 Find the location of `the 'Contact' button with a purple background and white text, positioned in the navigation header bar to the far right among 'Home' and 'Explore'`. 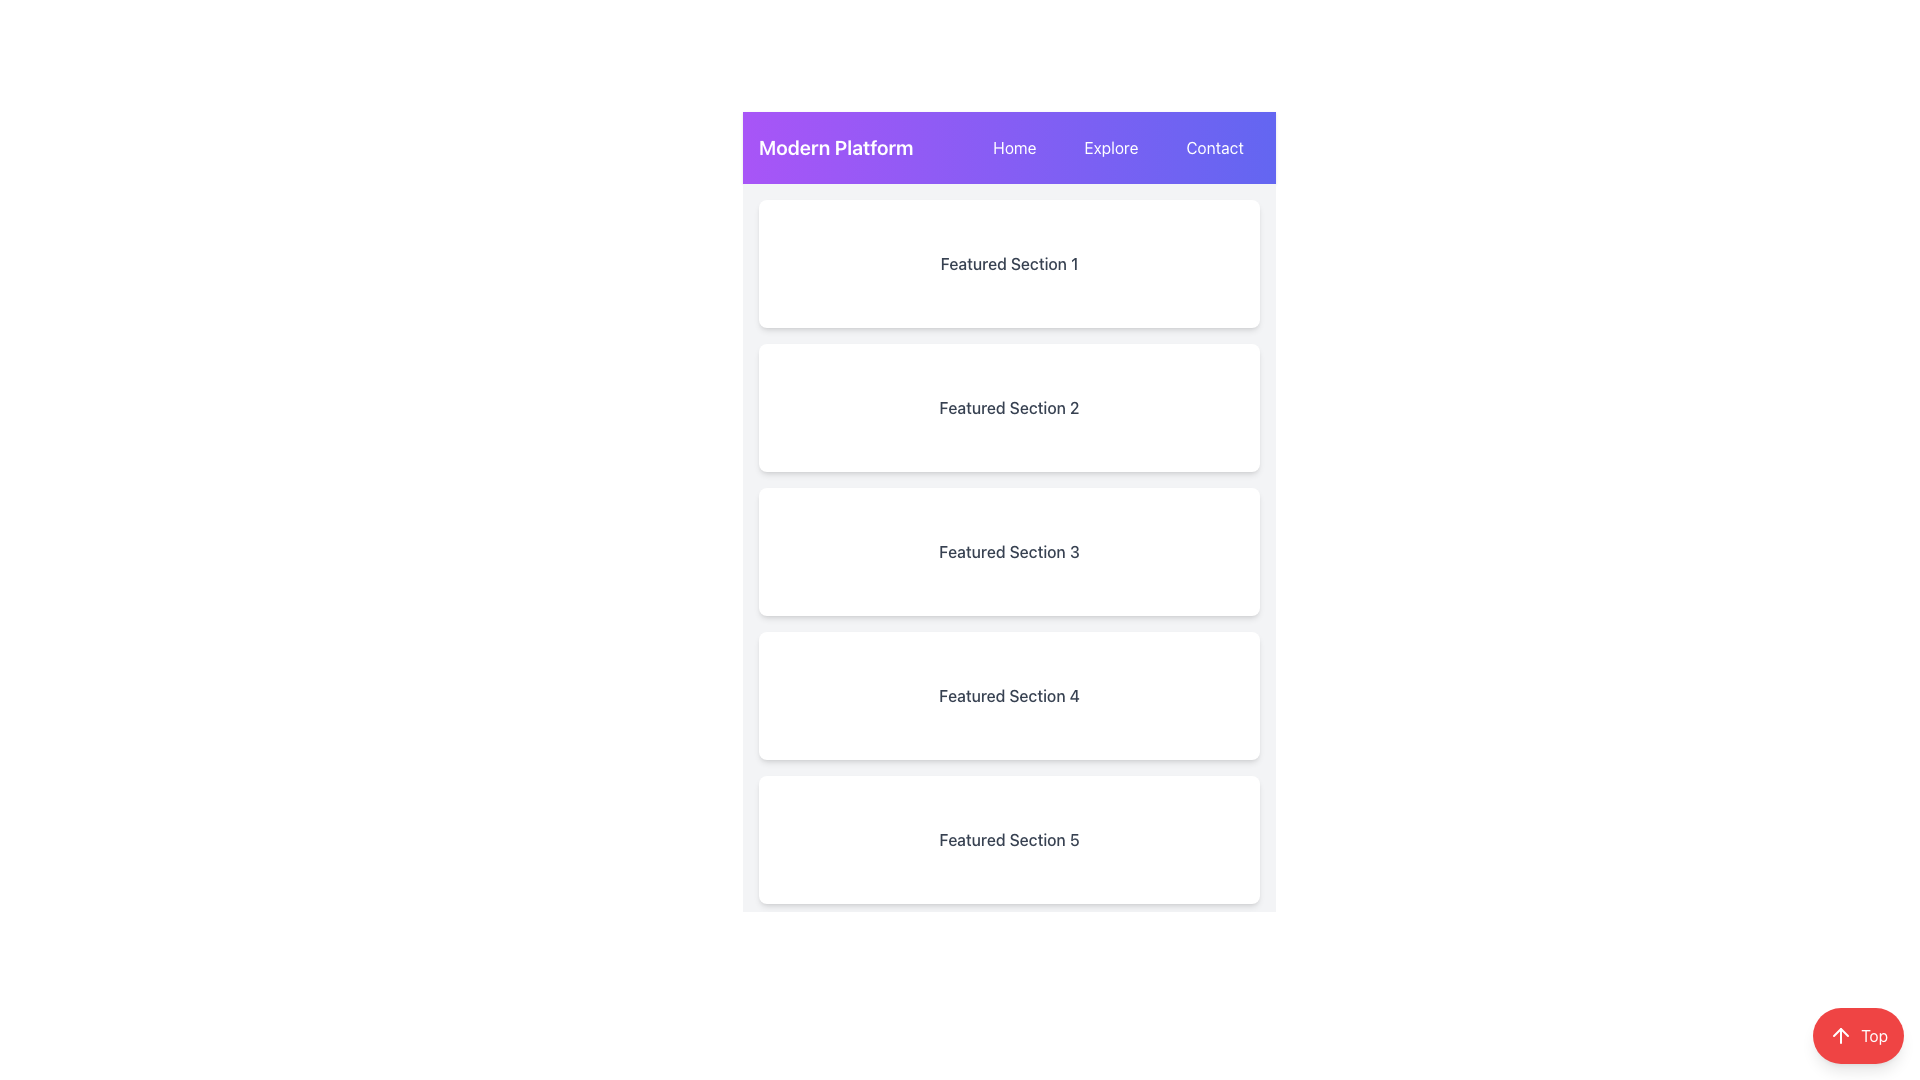

the 'Contact' button with a purple background and white text, positioned in the navigation header bar to the far right among 'Home' and 'Explore' is located at coordinates (1214, 146).